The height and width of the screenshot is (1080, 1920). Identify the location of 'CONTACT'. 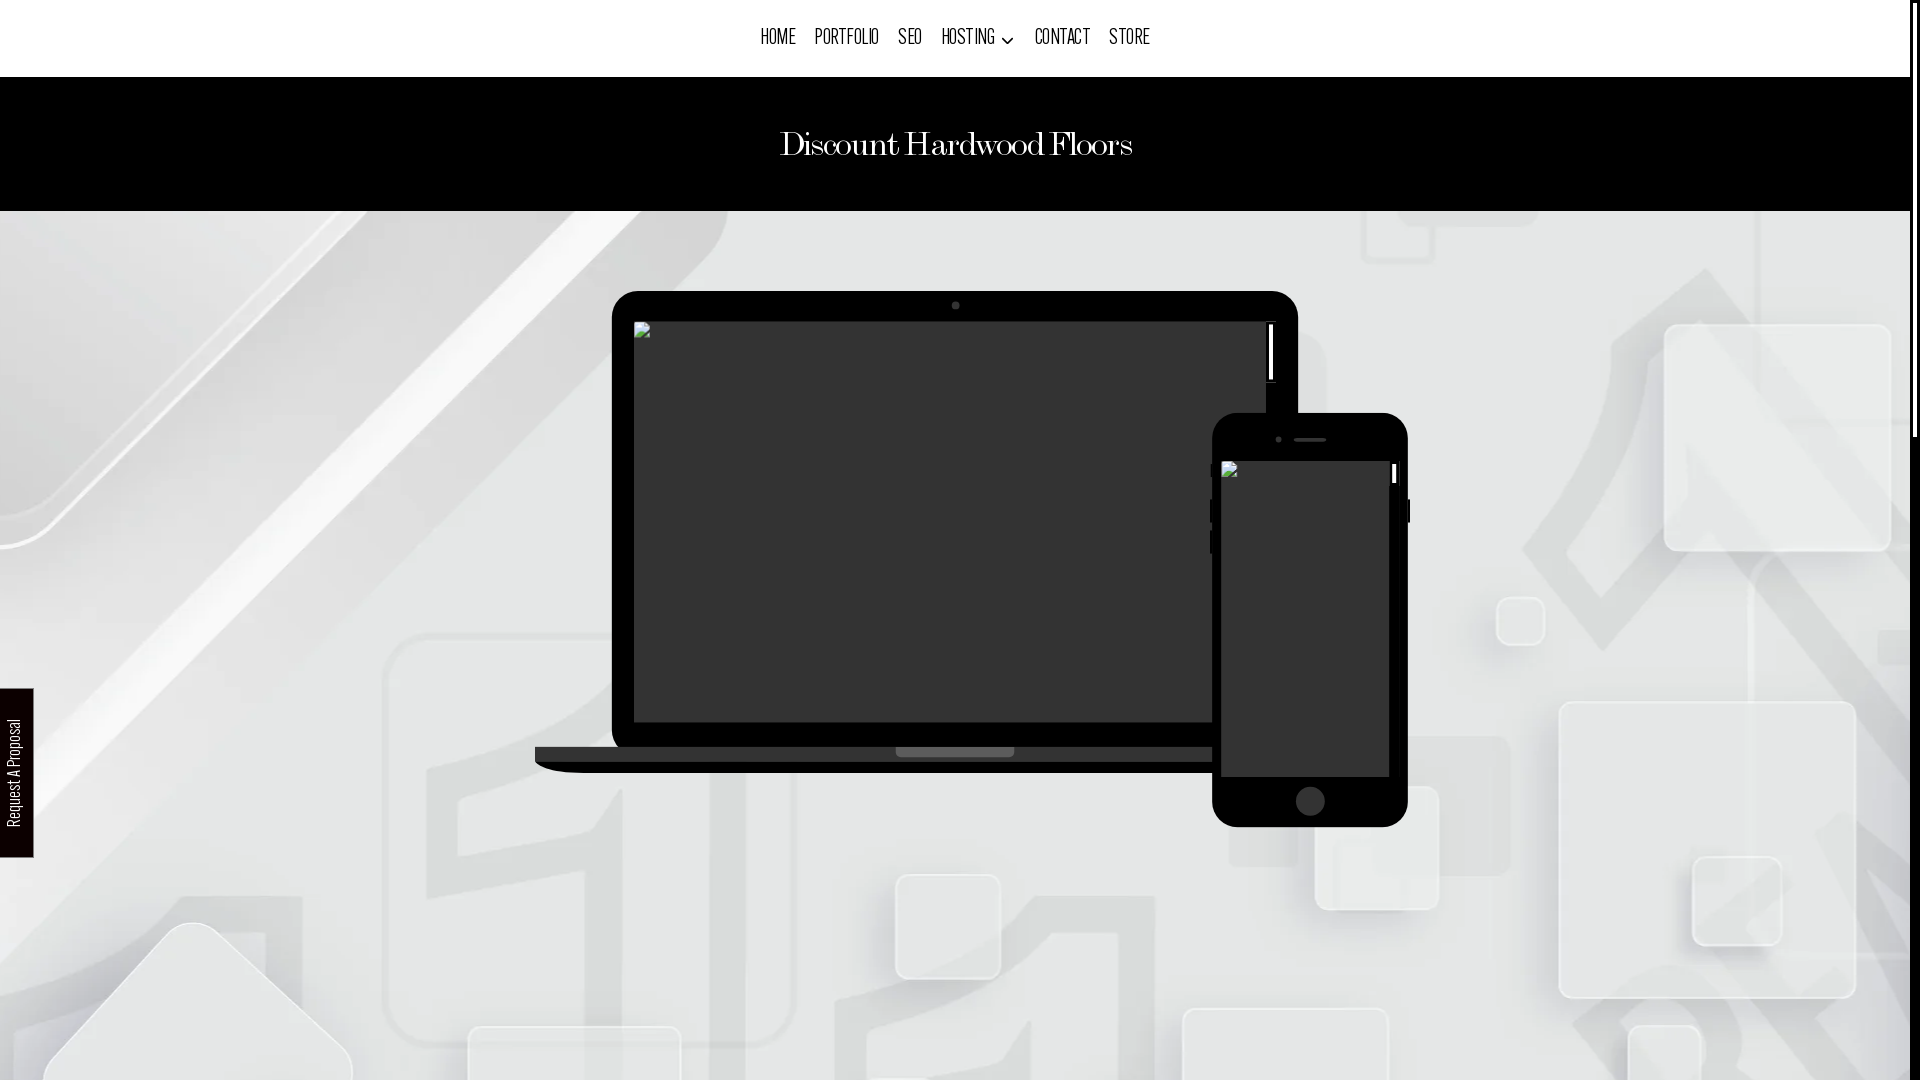
(1025, 38).